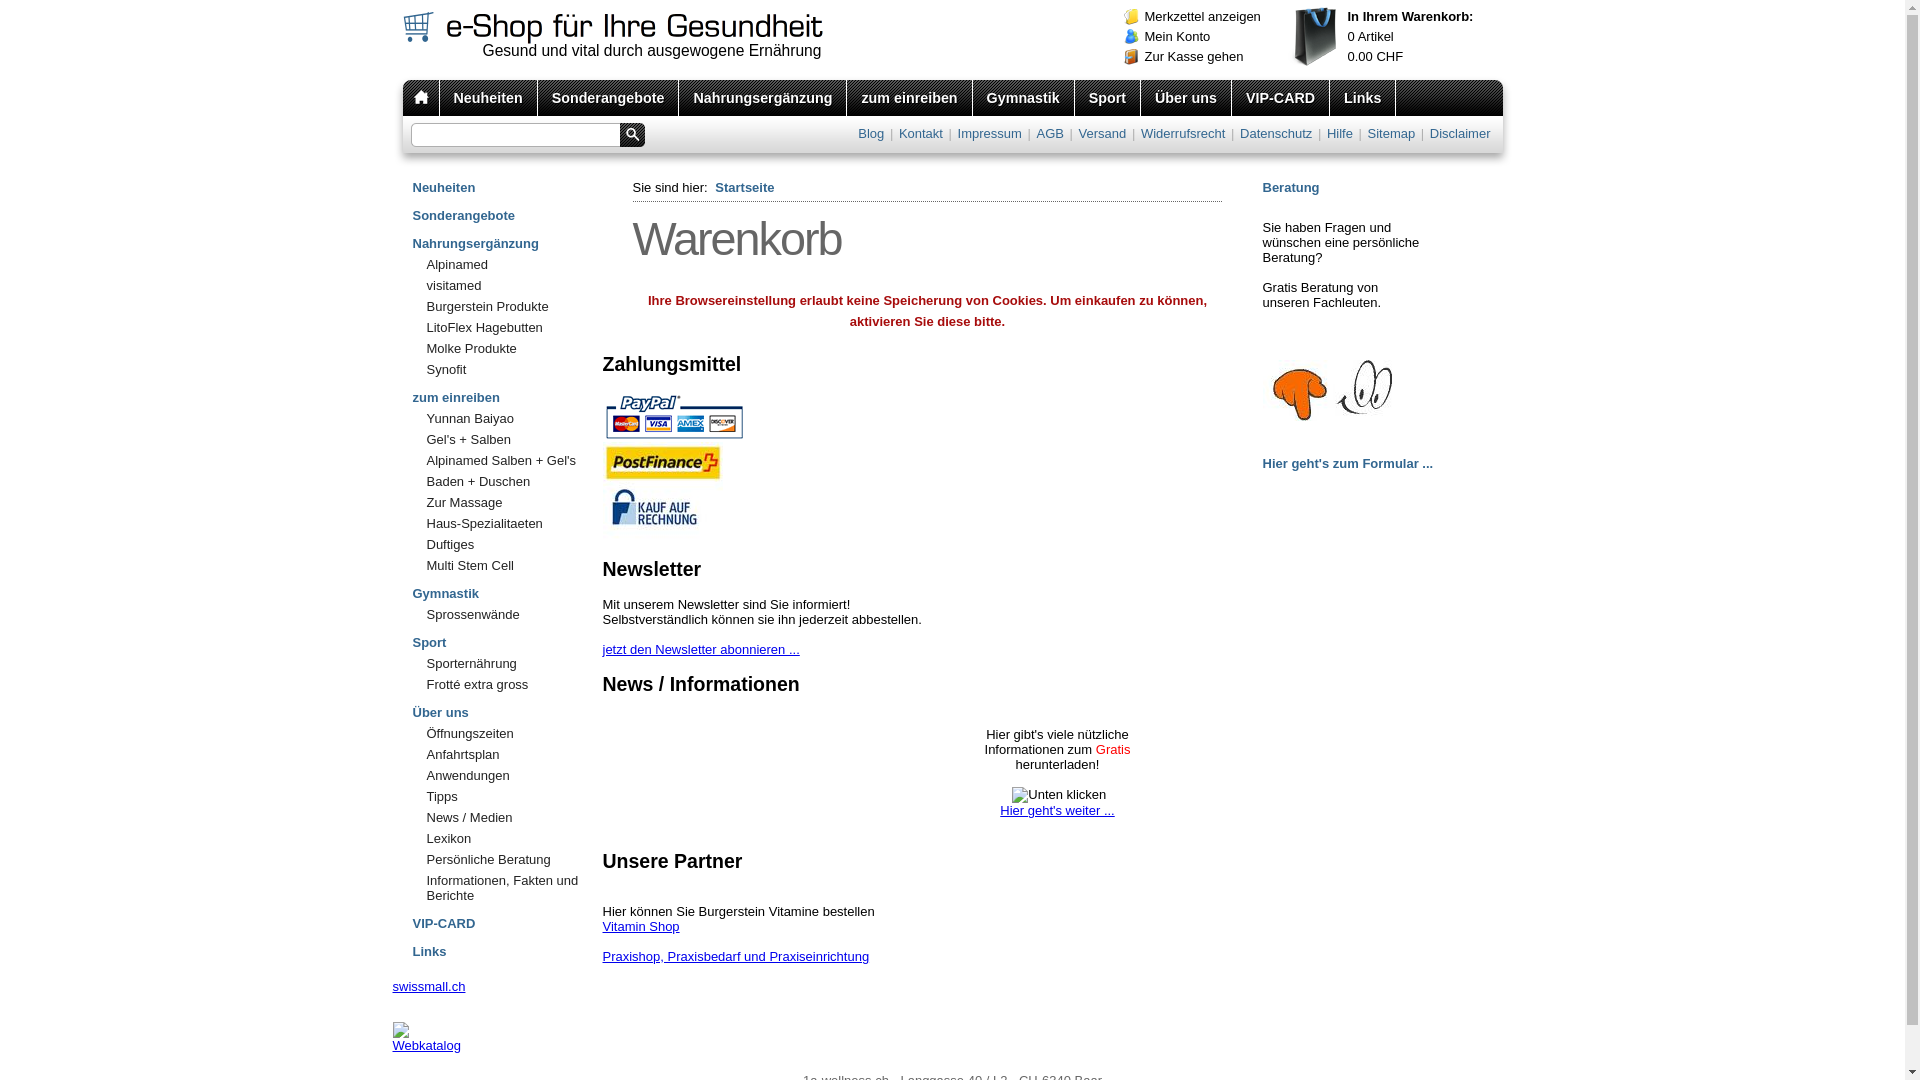 Image resolution: width=1920 pixels, height=1080 pixels. Describe the element at coordinates (920, 133) in the screenshot. I see `'Kontakt'` at that location.